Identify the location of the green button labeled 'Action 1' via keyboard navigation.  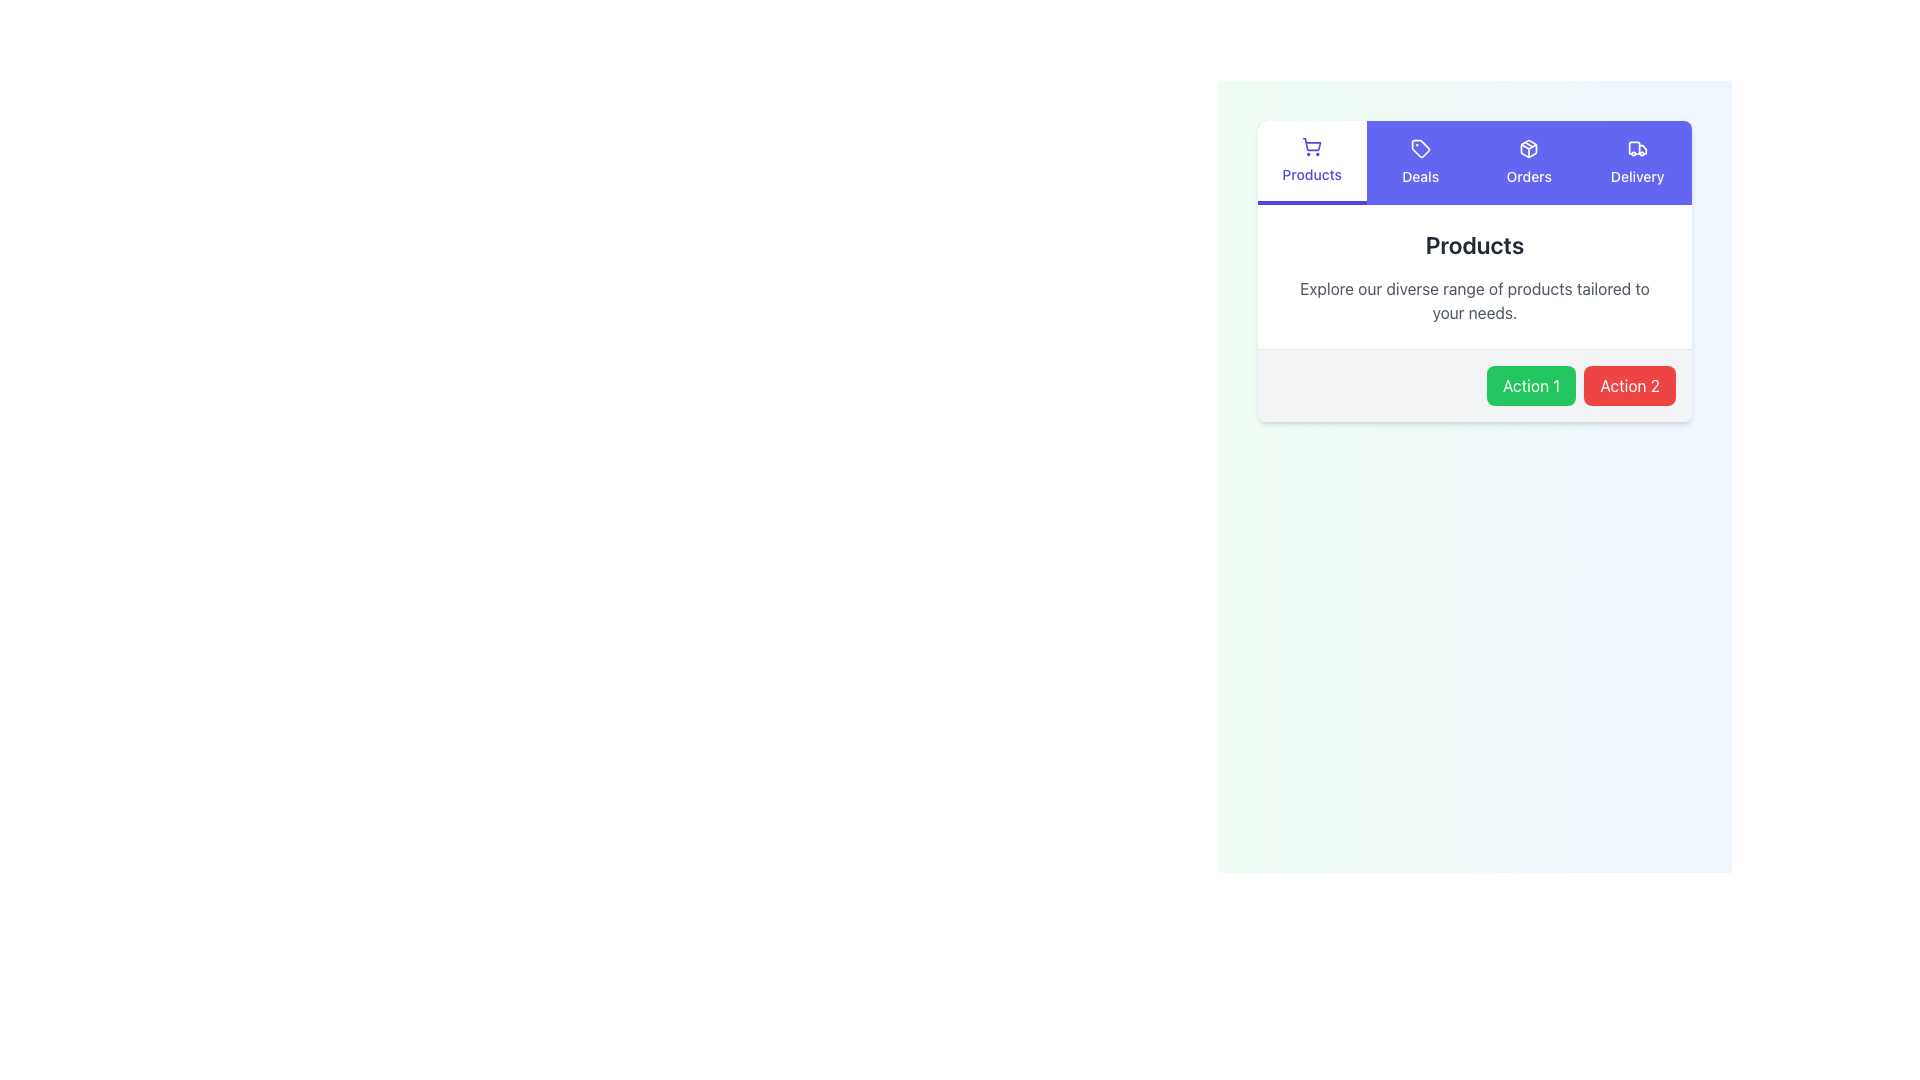
(1530, 385).